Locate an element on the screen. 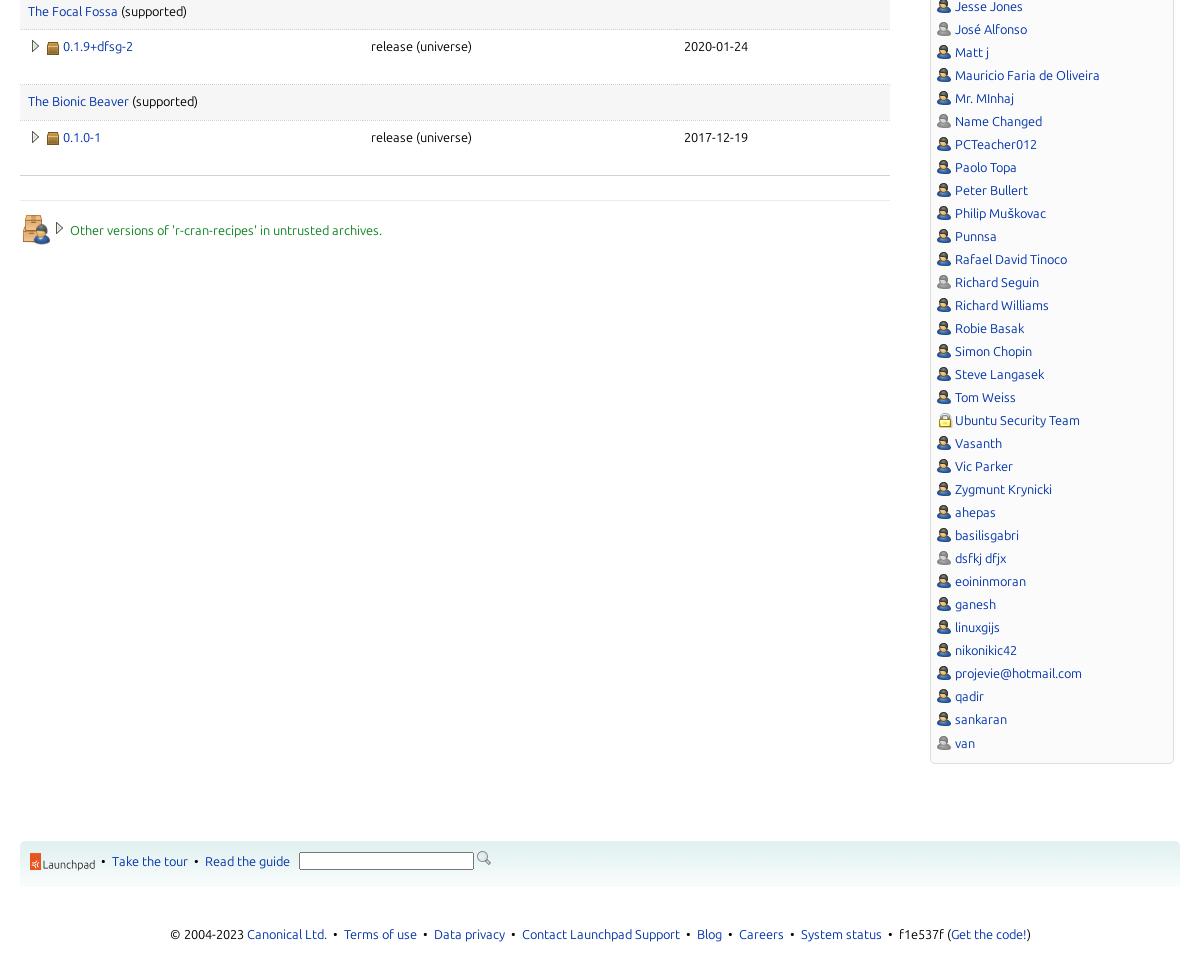  'Ubuntu Security Team' is located at coordinates (1017, 419).